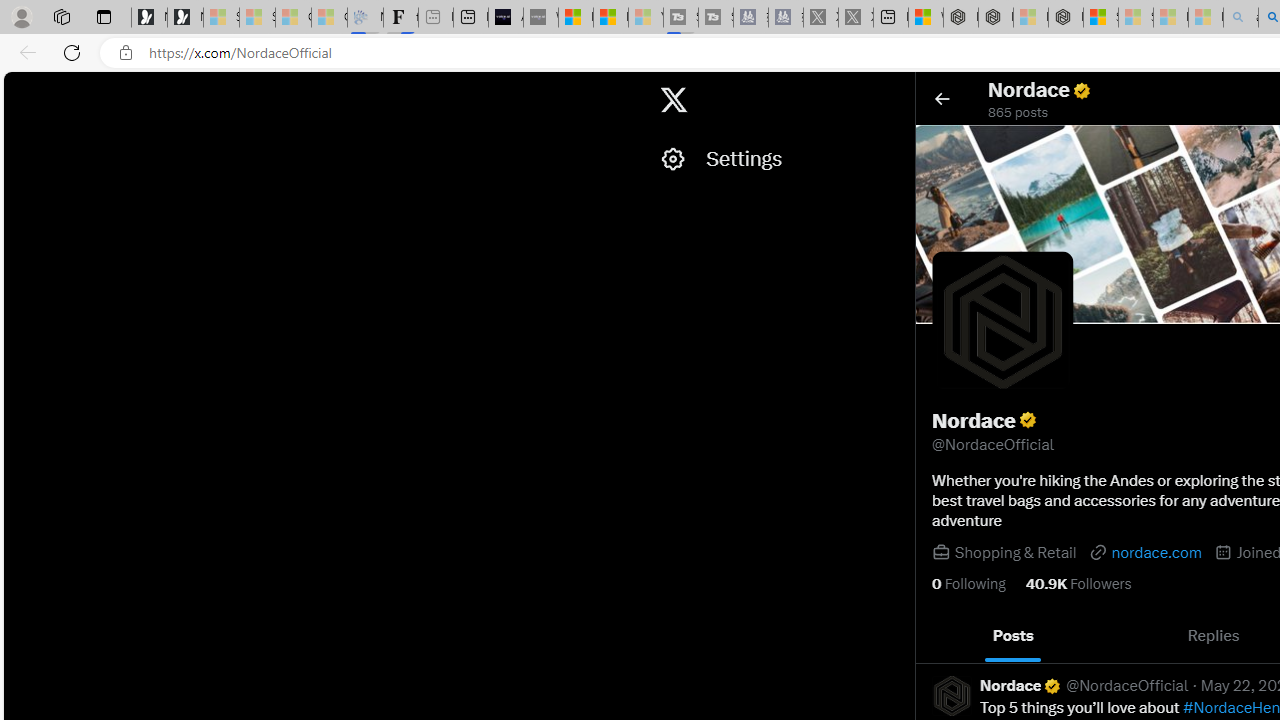  Describe the element at coordinates (1051, 685) in the screenshot. I see `'Verified account'` at that location.